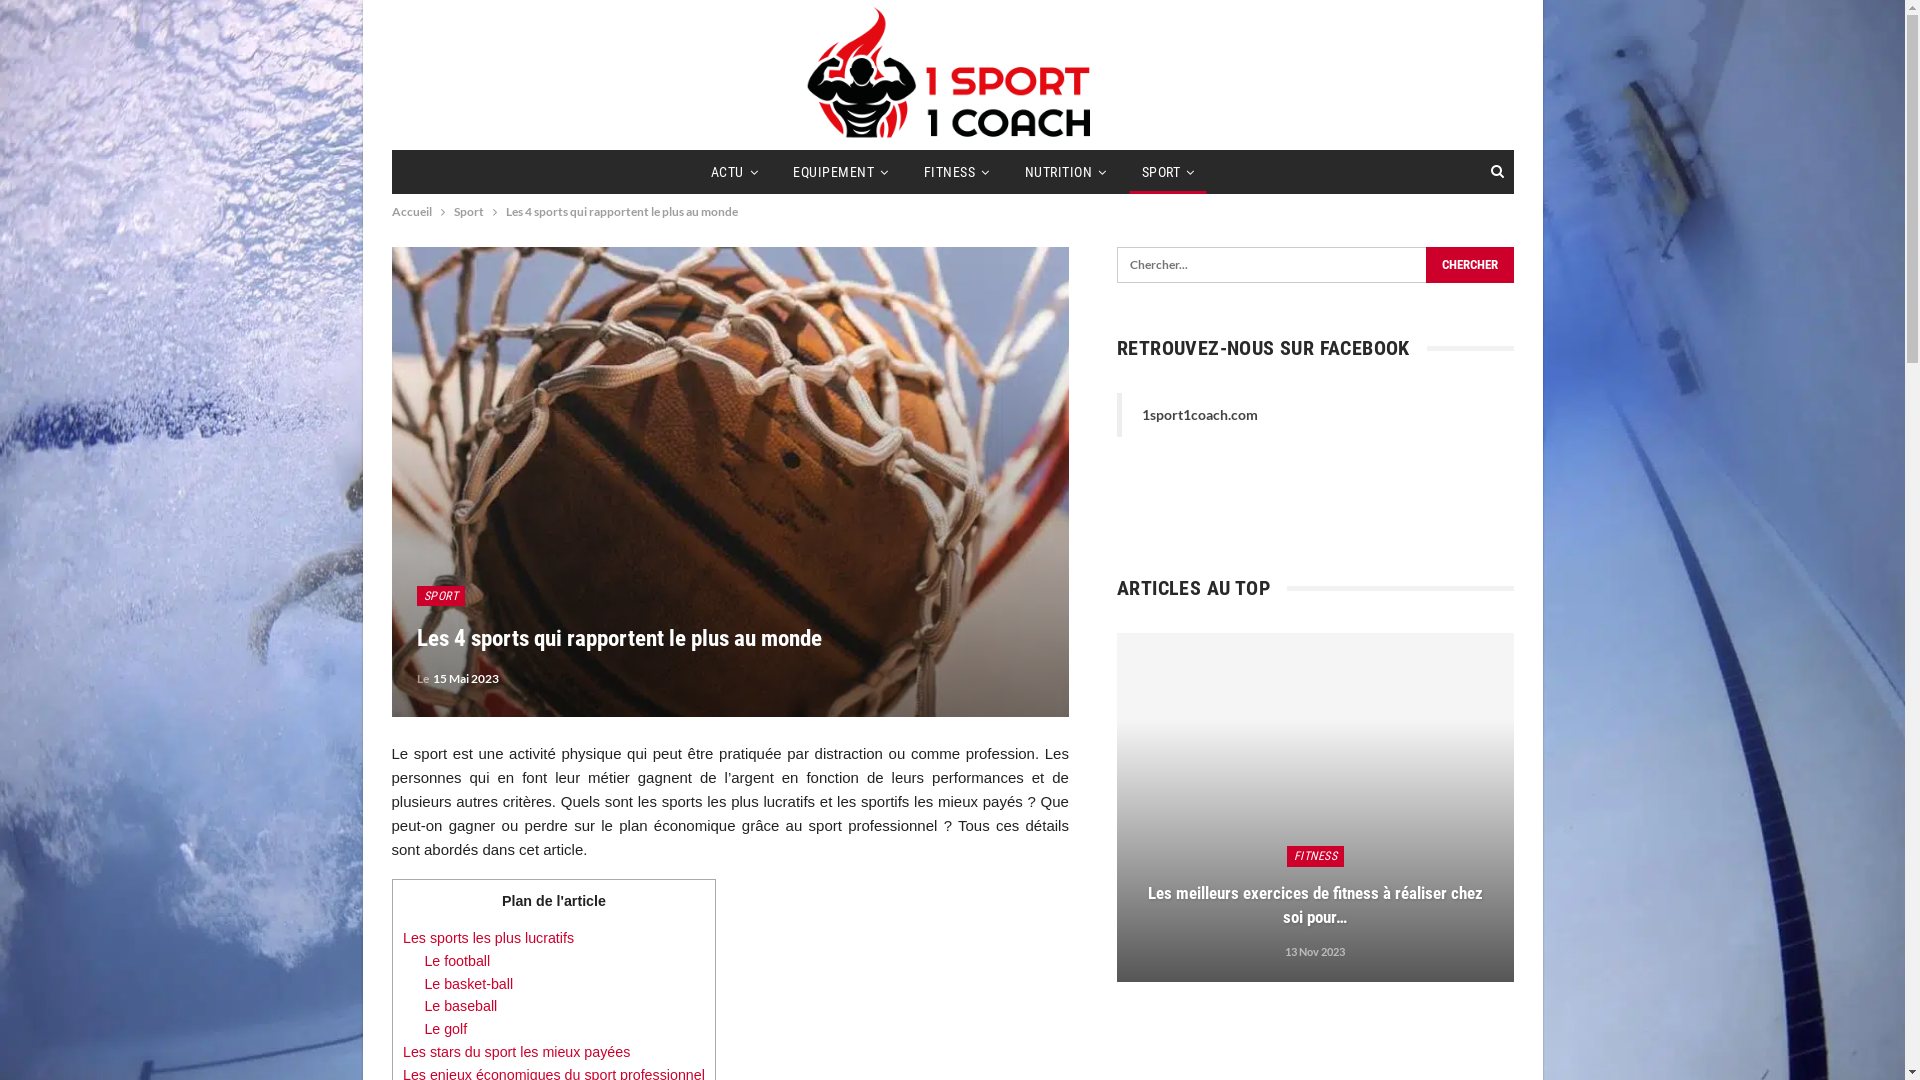  I want to click on 'Le football', so click(422, 959).